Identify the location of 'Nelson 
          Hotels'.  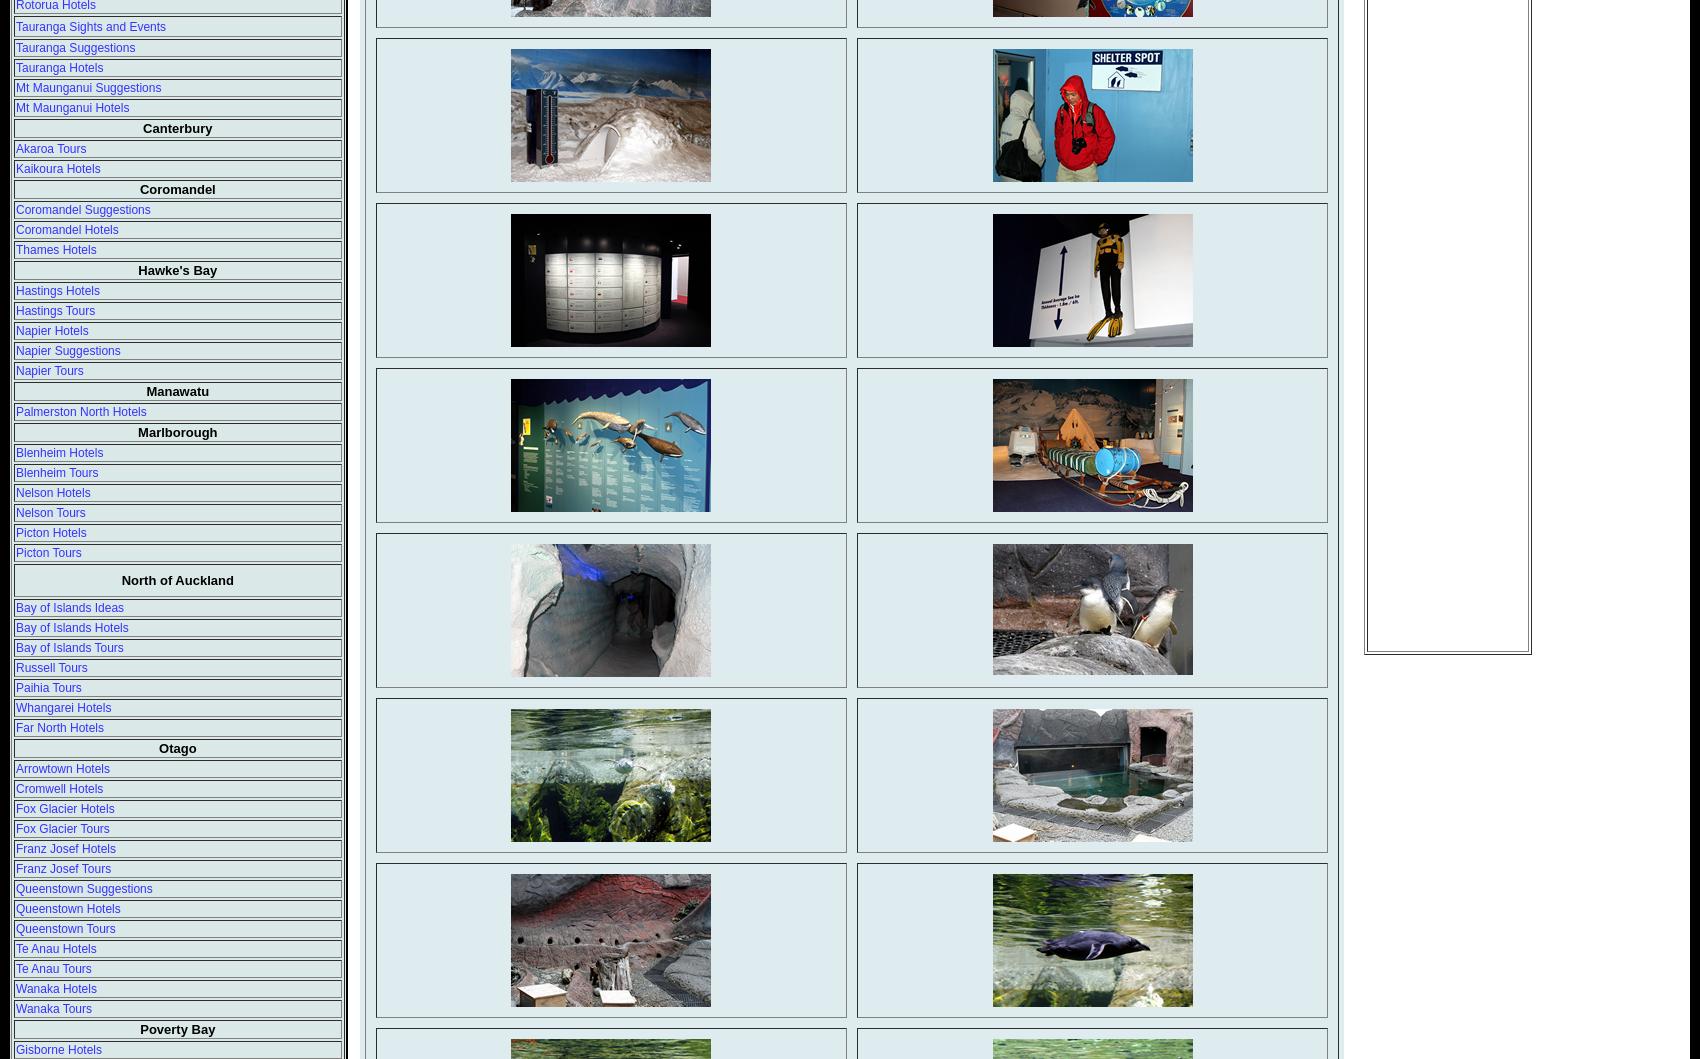
(53, 492).